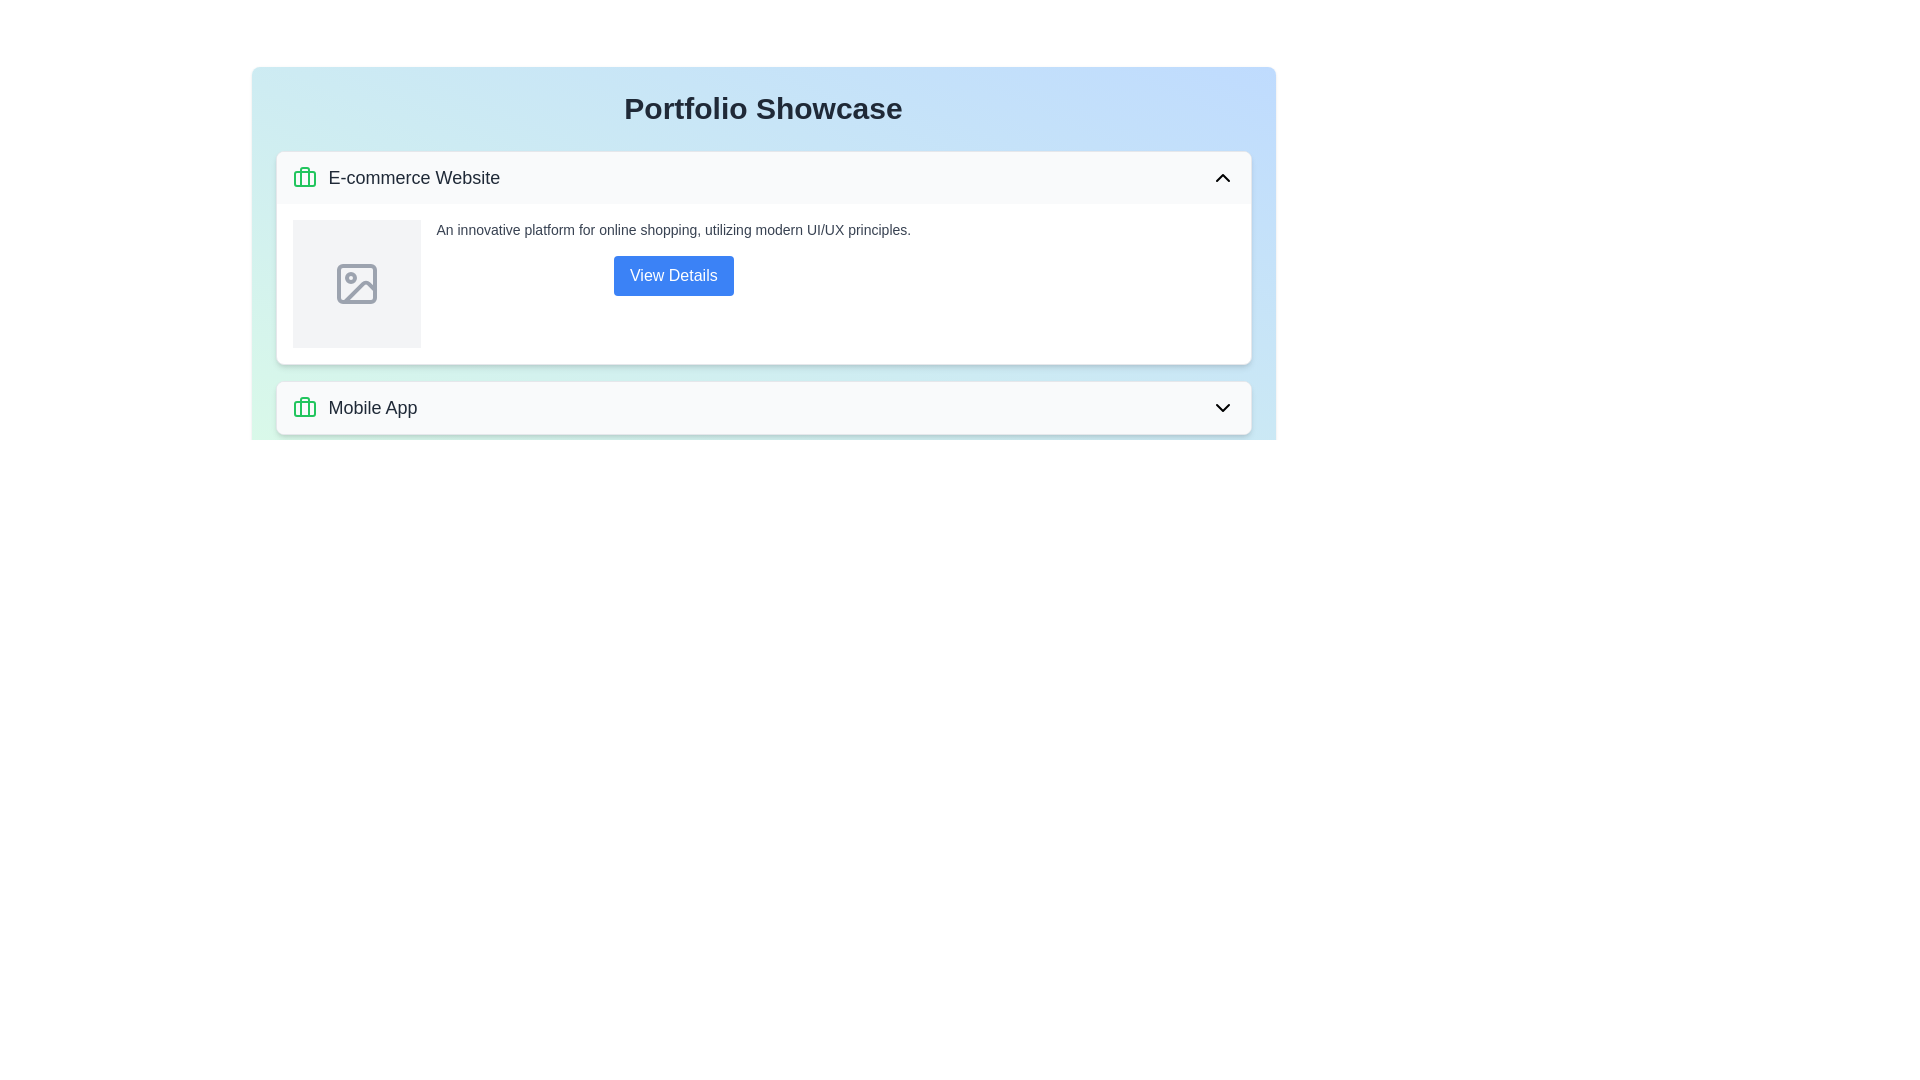 The image size is (1920, 1080). I want to click on rectangular element that visually represents the briefcase icon, located next to the 'Mobile App' text, so click(303, 407).